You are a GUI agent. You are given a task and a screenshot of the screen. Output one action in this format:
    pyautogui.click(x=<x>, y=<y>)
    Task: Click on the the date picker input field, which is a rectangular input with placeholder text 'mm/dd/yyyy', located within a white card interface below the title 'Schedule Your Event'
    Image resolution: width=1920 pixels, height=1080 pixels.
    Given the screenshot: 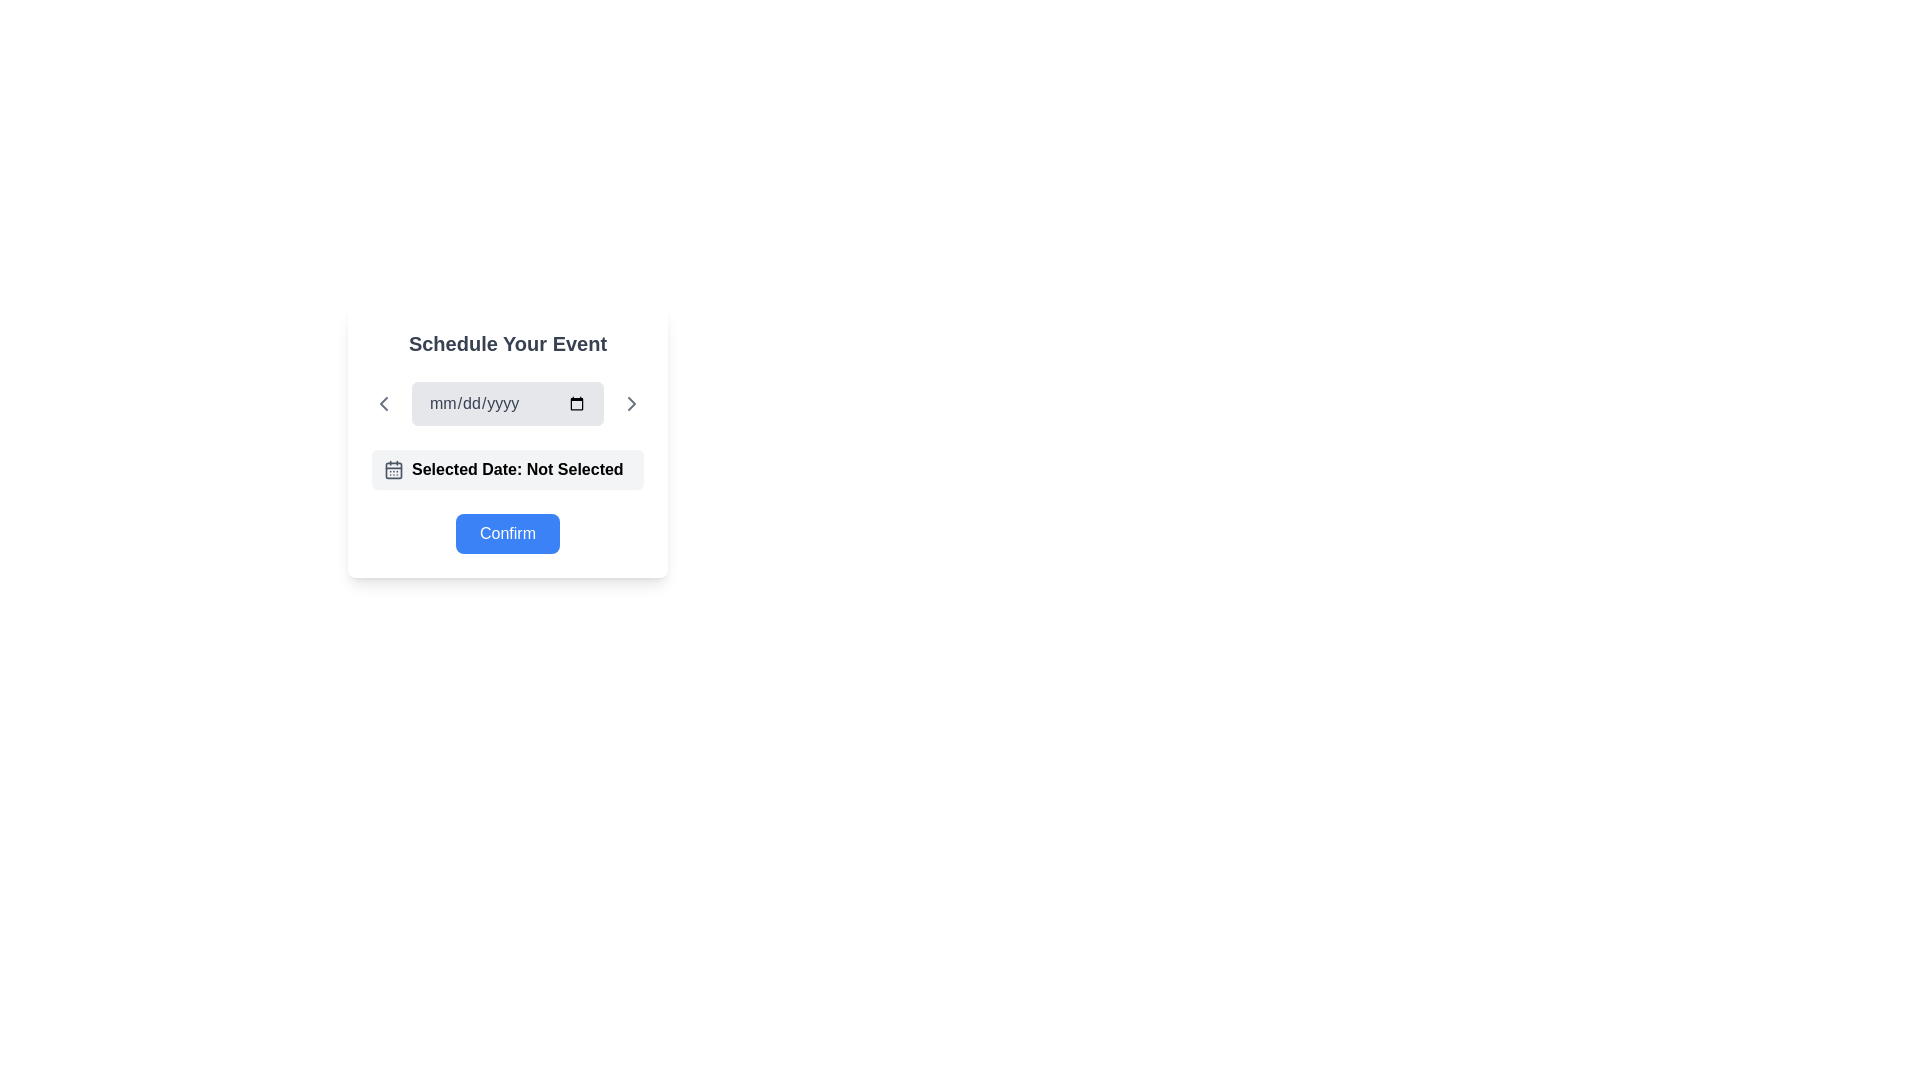 What is the action you would take?
    pyautogui.click(x=508, y=404)
    